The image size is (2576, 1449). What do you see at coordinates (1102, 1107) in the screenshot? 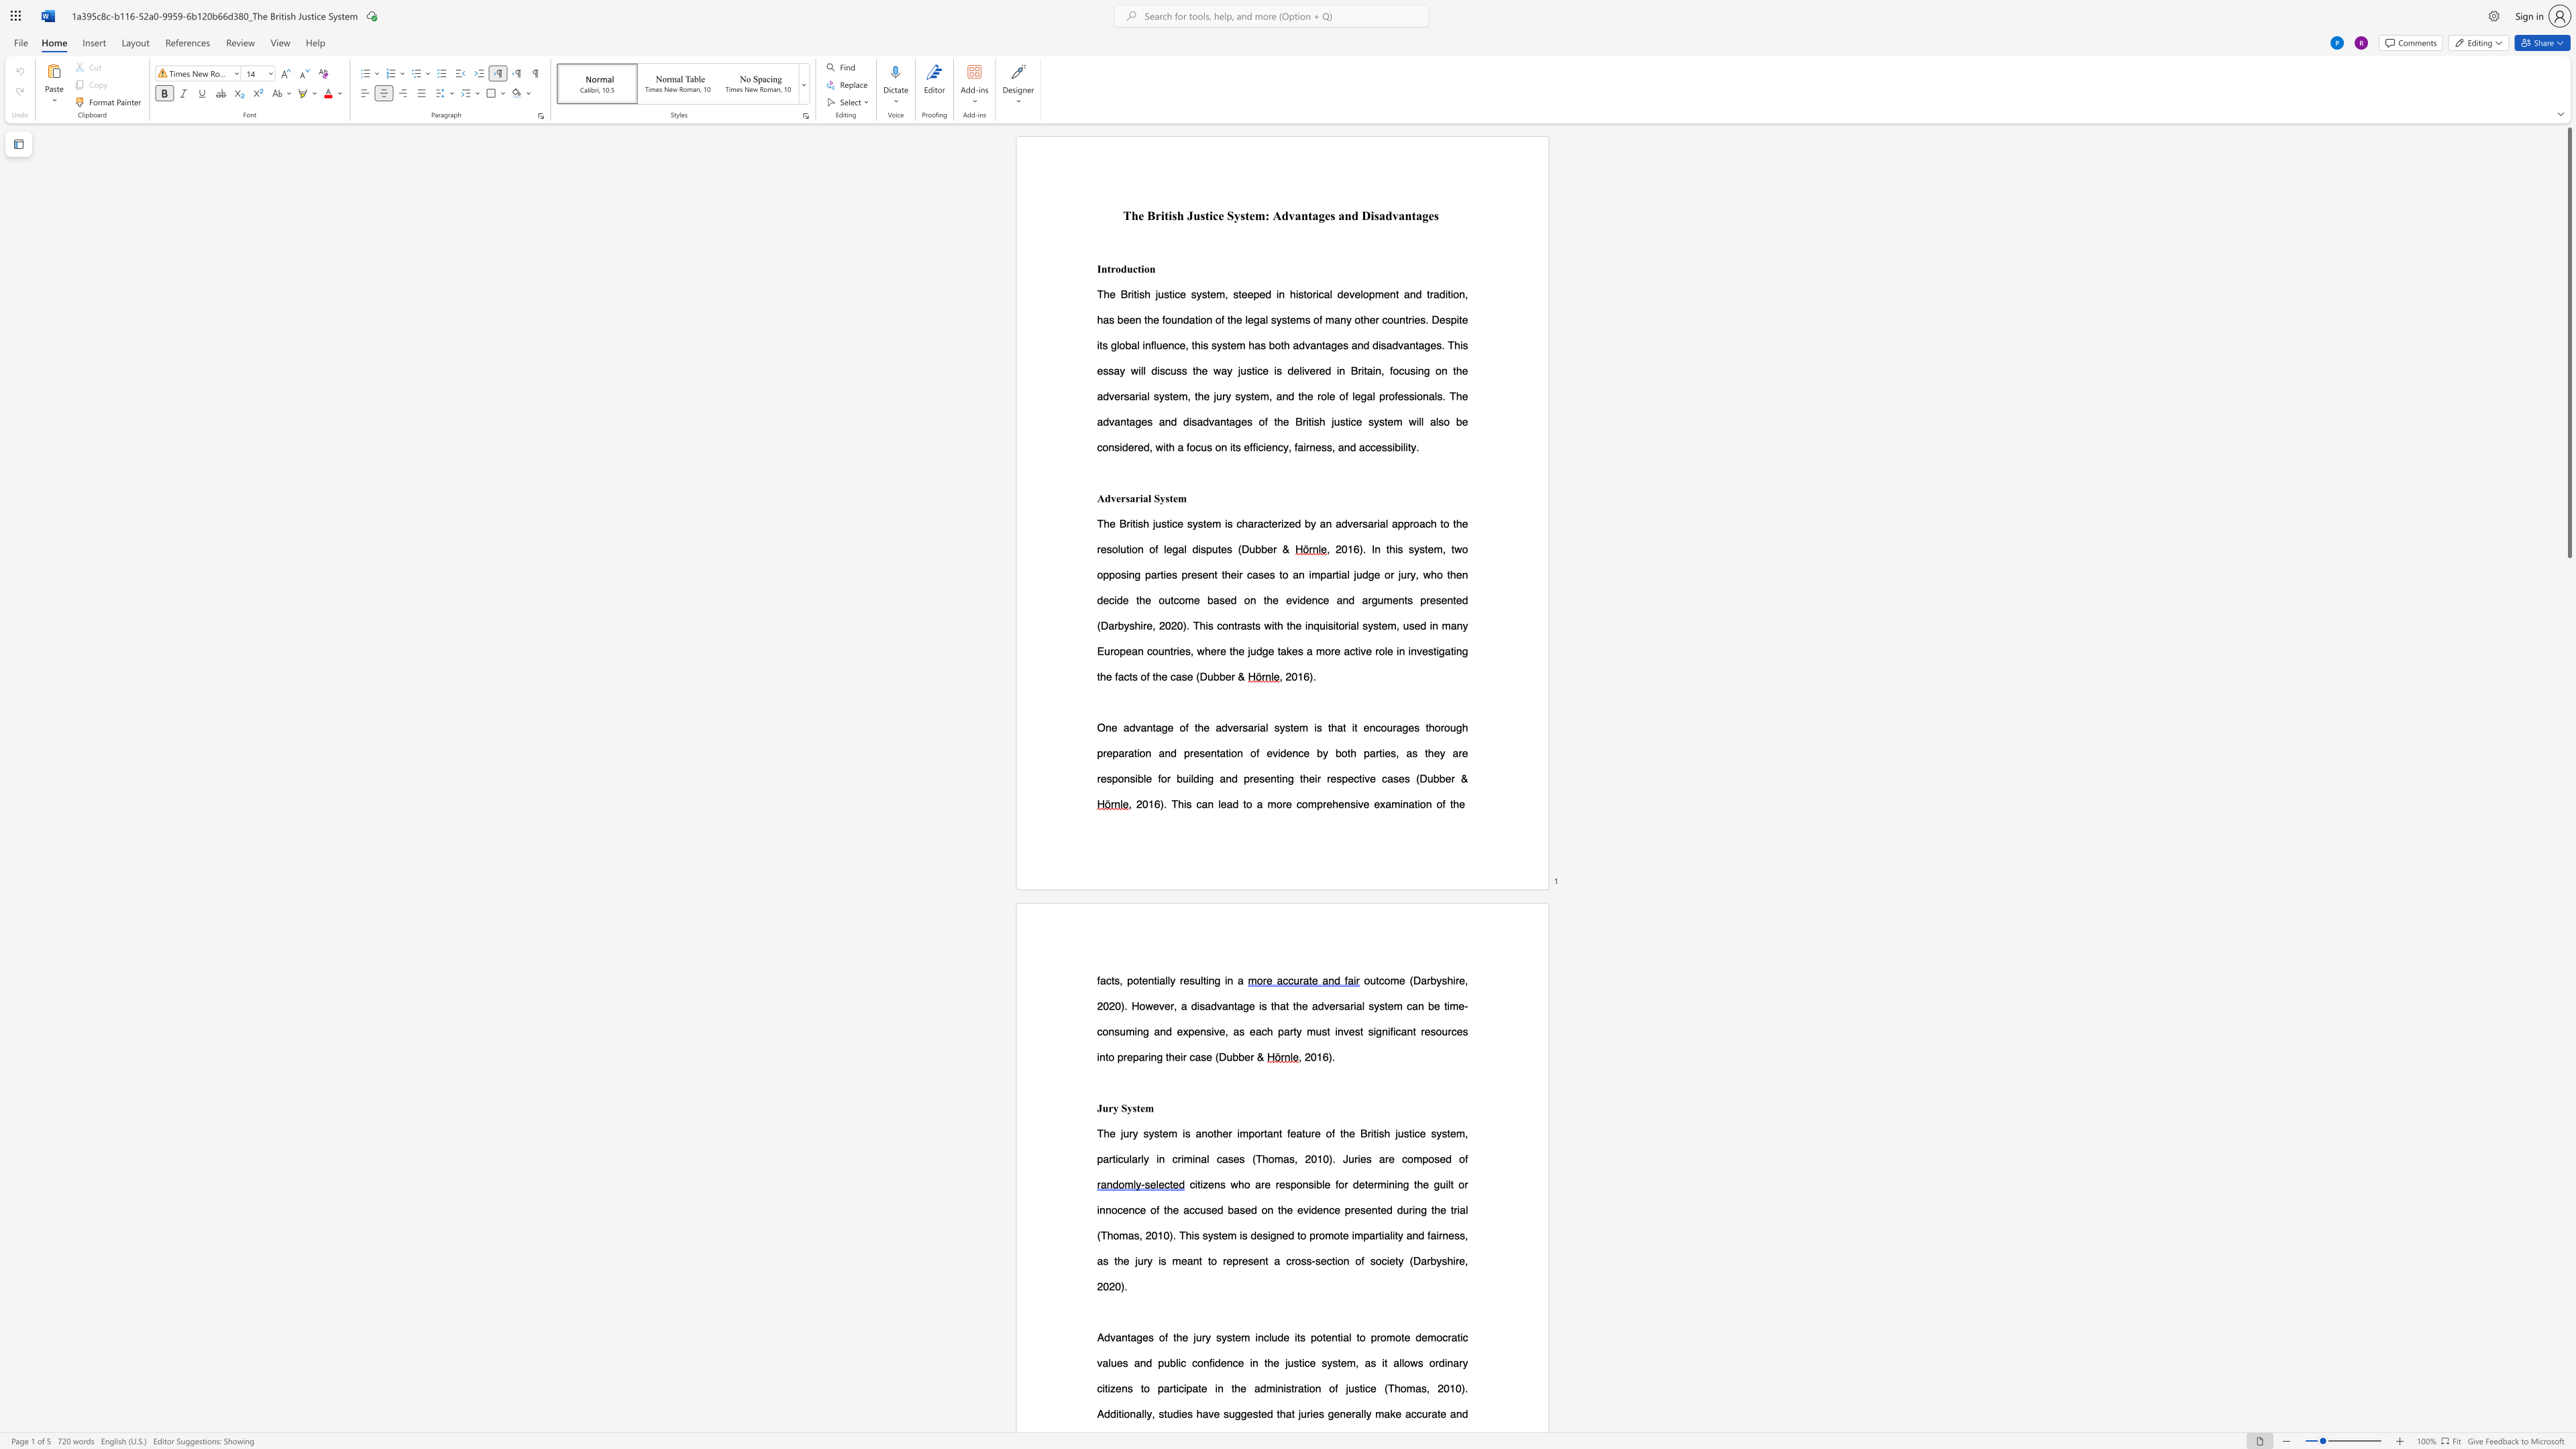
I see `the subset text "ury Sy" within the text "Jury System"` at bounding box center [1102, 1107].